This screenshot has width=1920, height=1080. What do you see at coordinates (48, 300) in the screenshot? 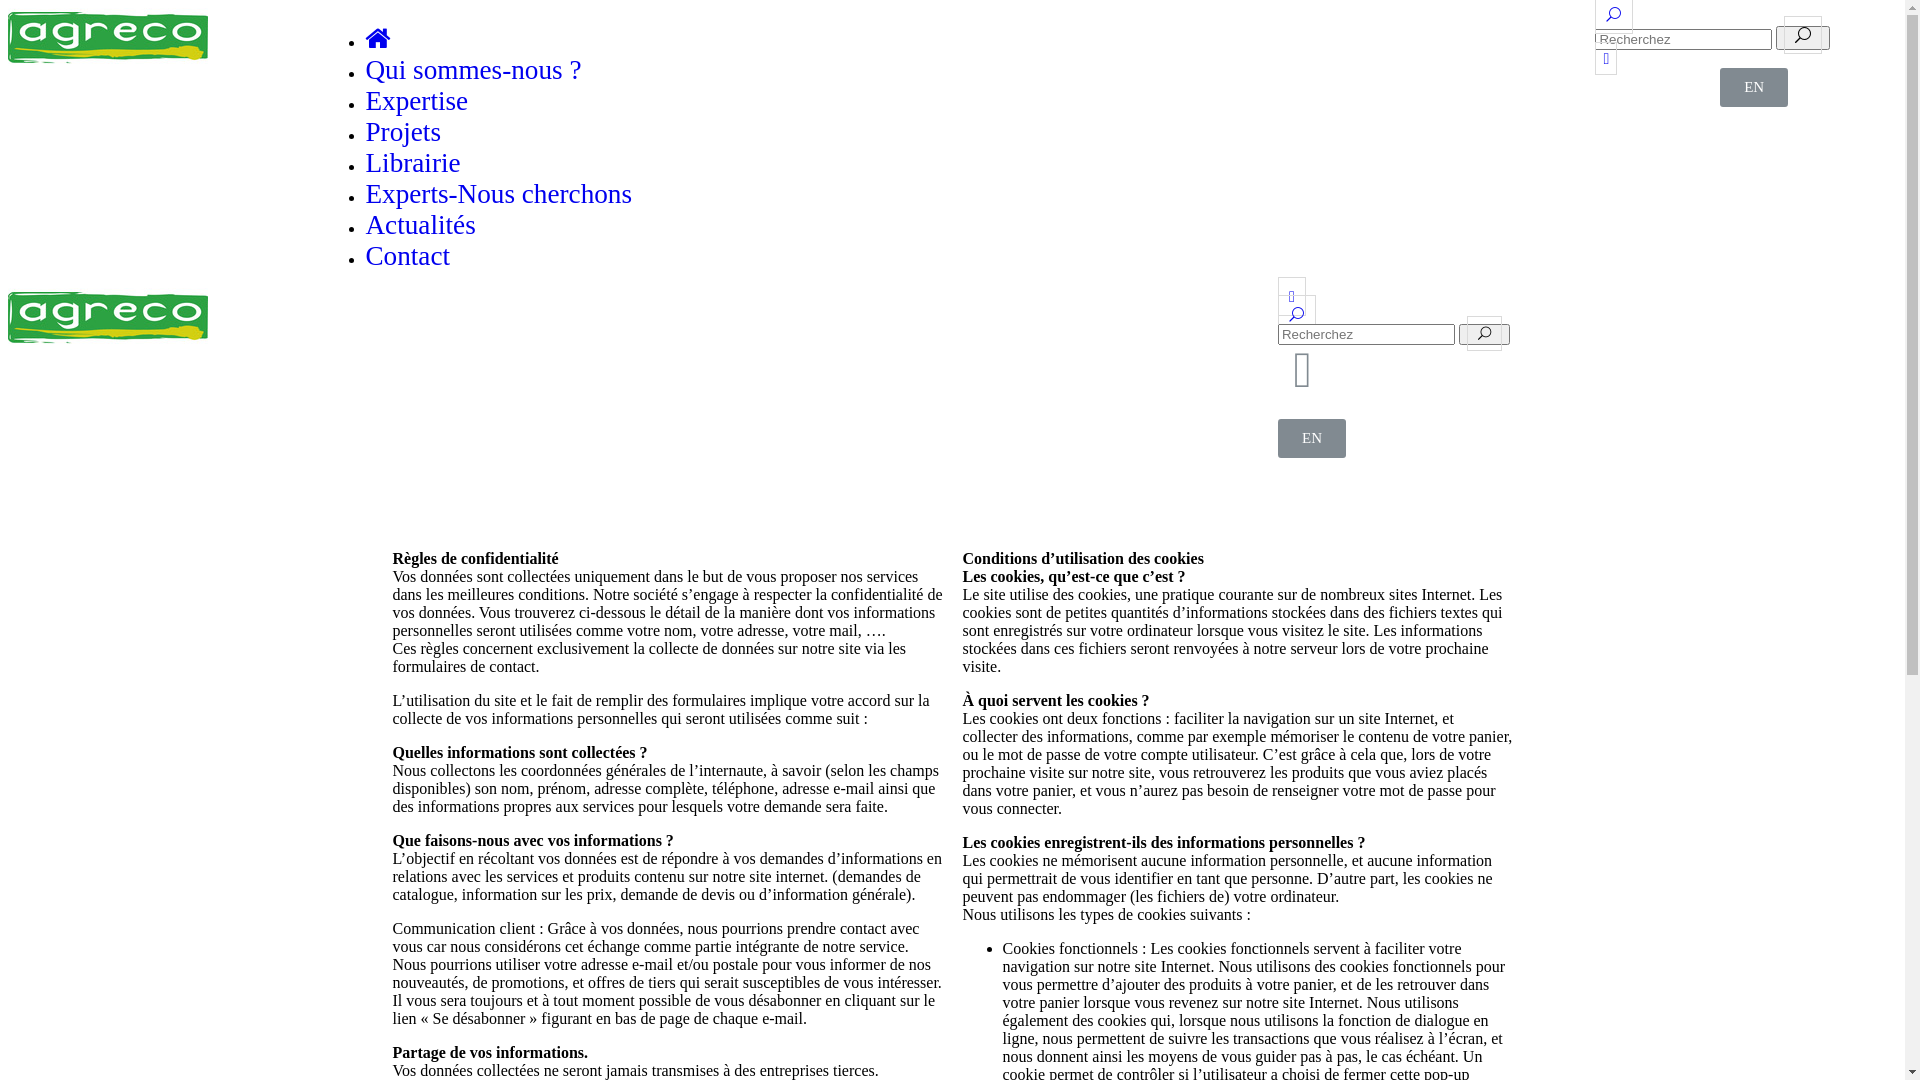
I see `'Qui sommes-nous ?'` at bounding box center [48, 300].